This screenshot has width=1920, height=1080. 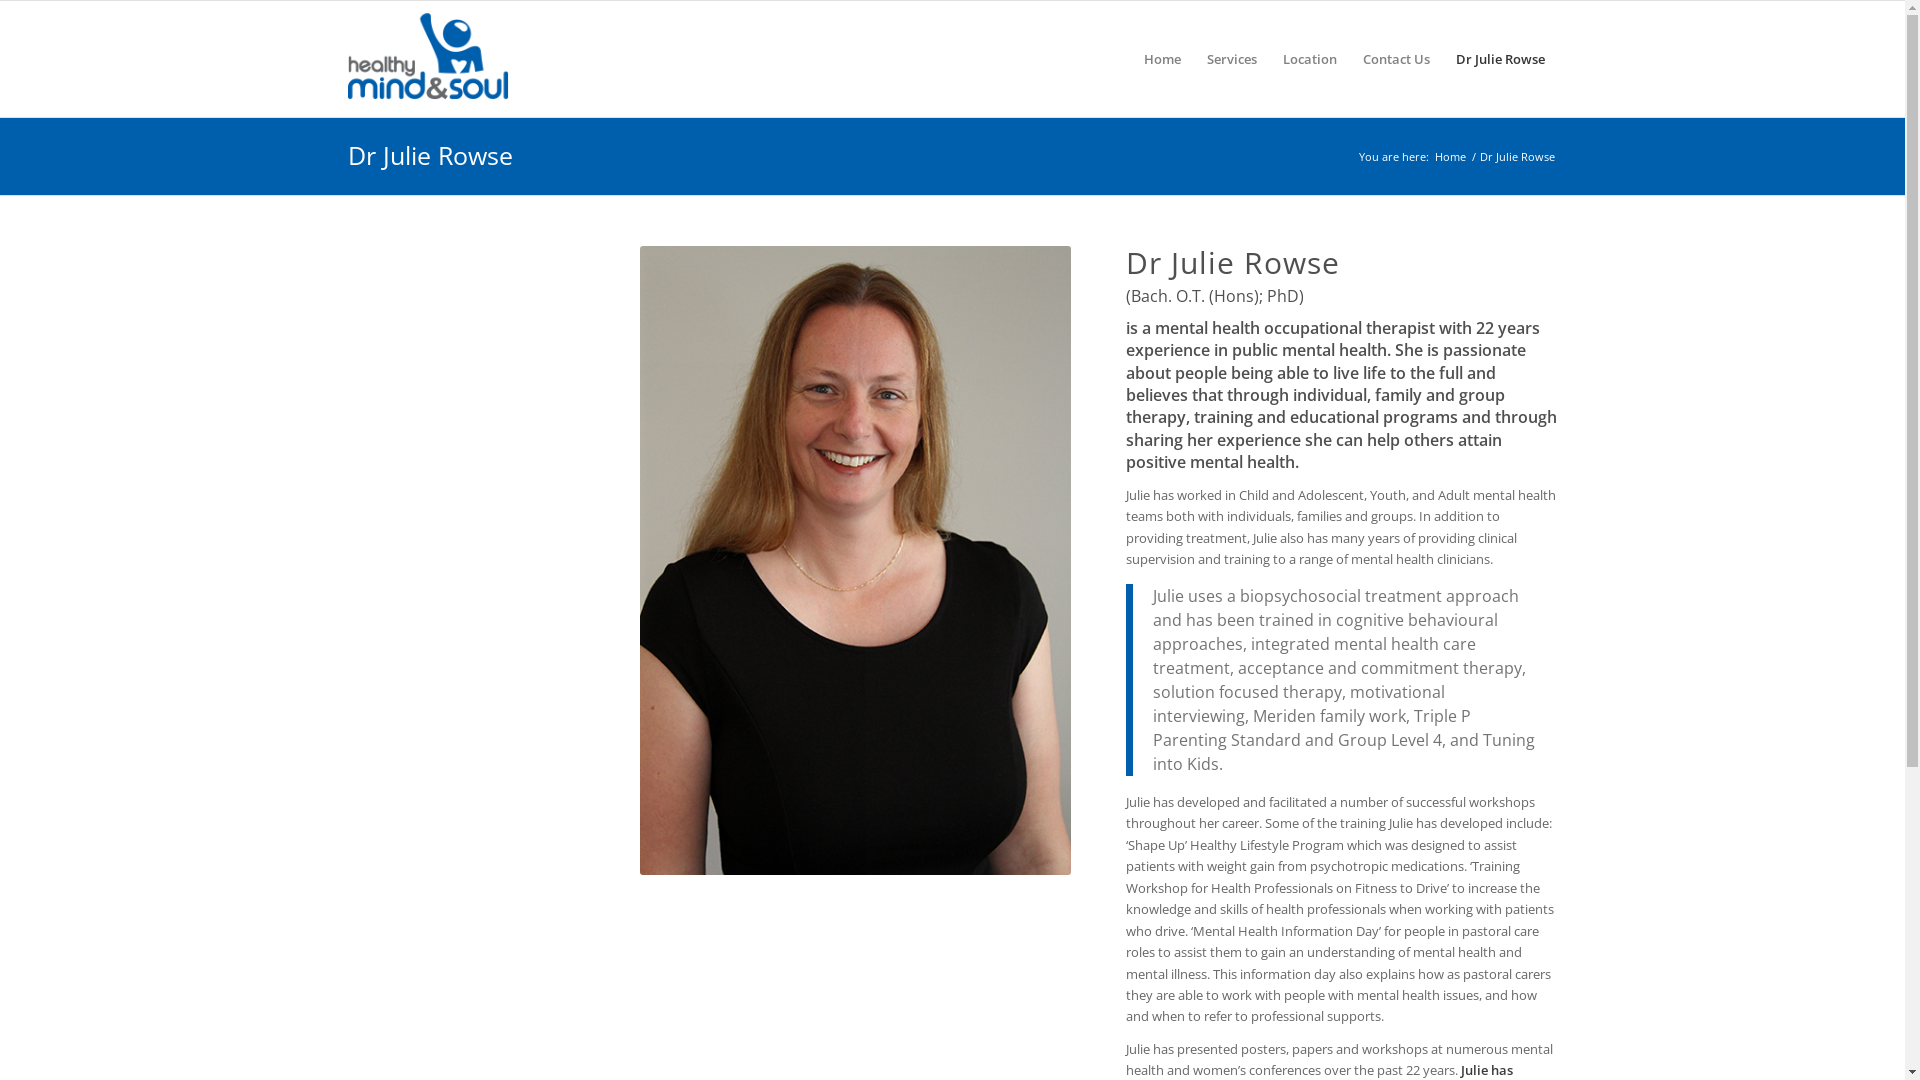 What do you see at coordinates (1129, 57) in the screenshot?
I see `'Home'` at bounding box center [1129, 57].